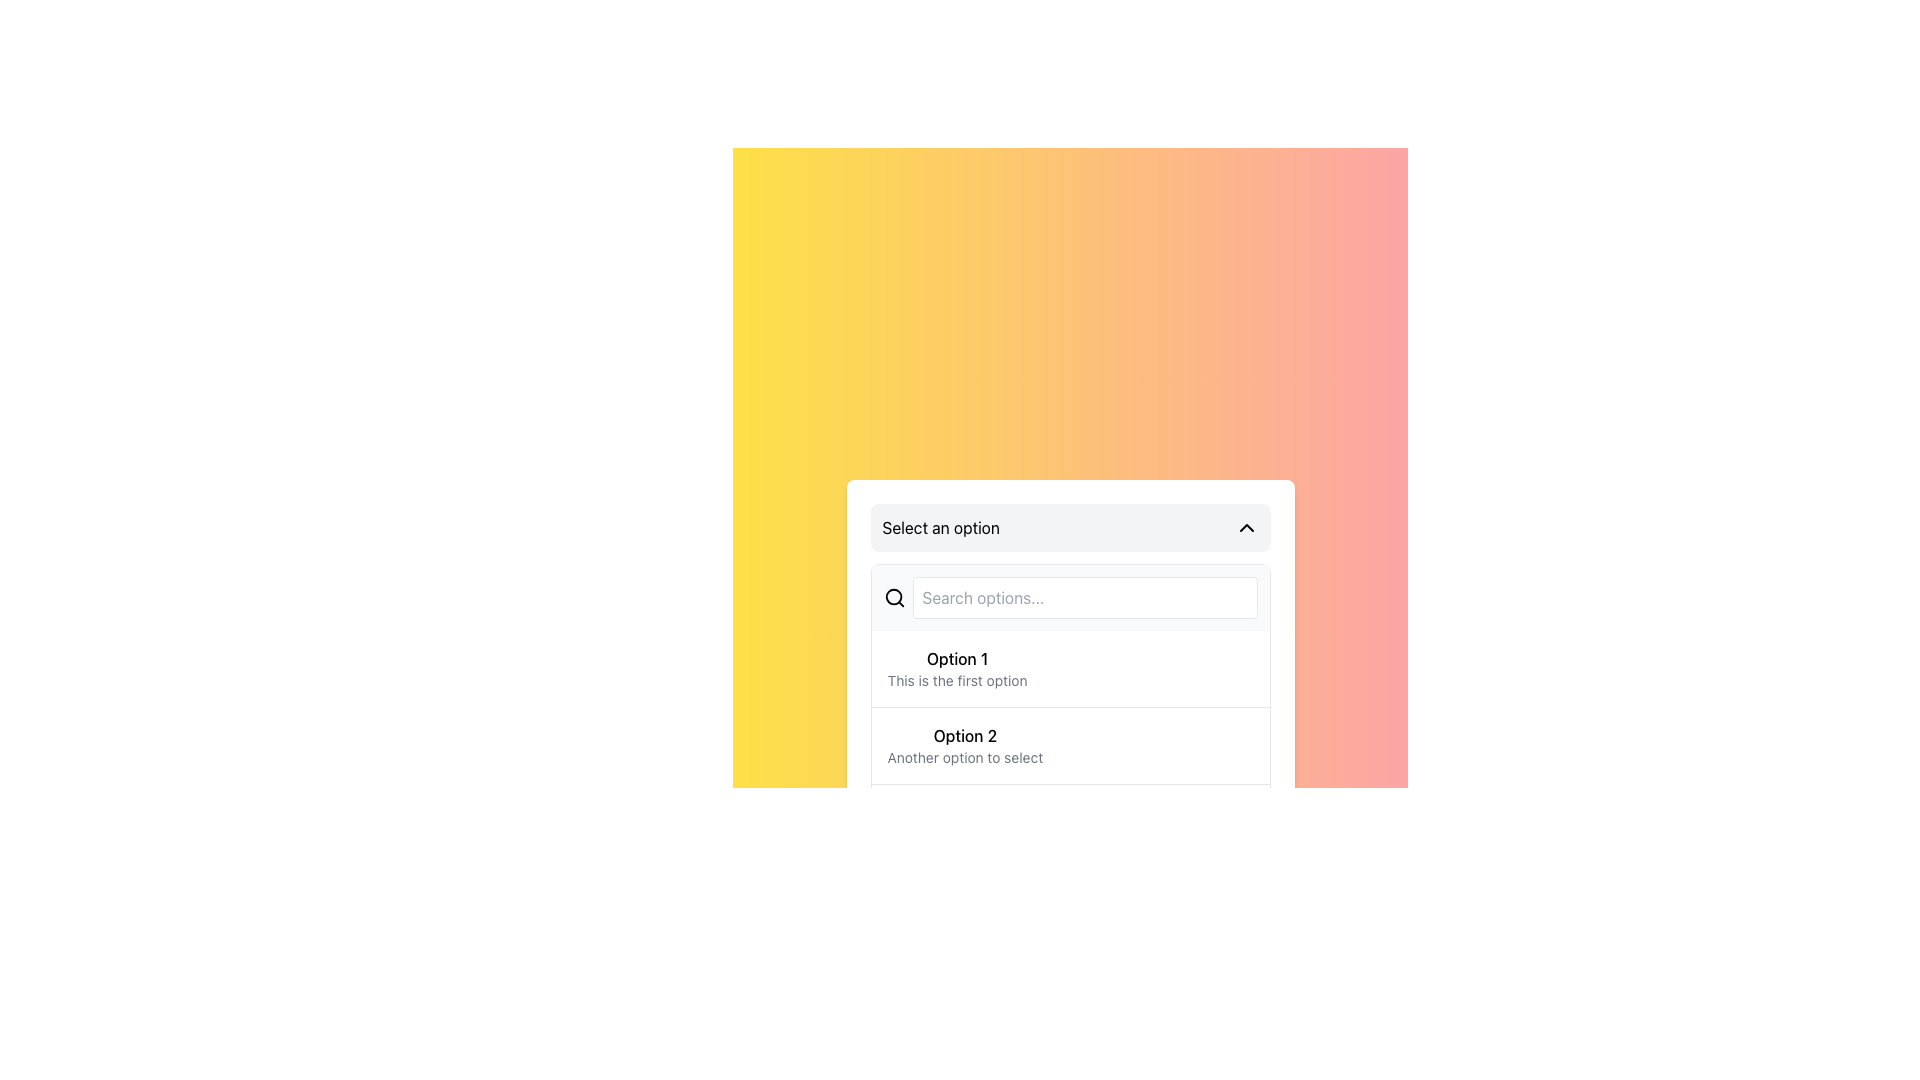 The image size is (1920, 1080). What do you see at coordinates (1245, 527) in the screenshot?
I see `the dropdown menu icon located to the right of the 'Select an option.' label, which allows users to expand or collapse the menu` at bounding box center [1245, 527].